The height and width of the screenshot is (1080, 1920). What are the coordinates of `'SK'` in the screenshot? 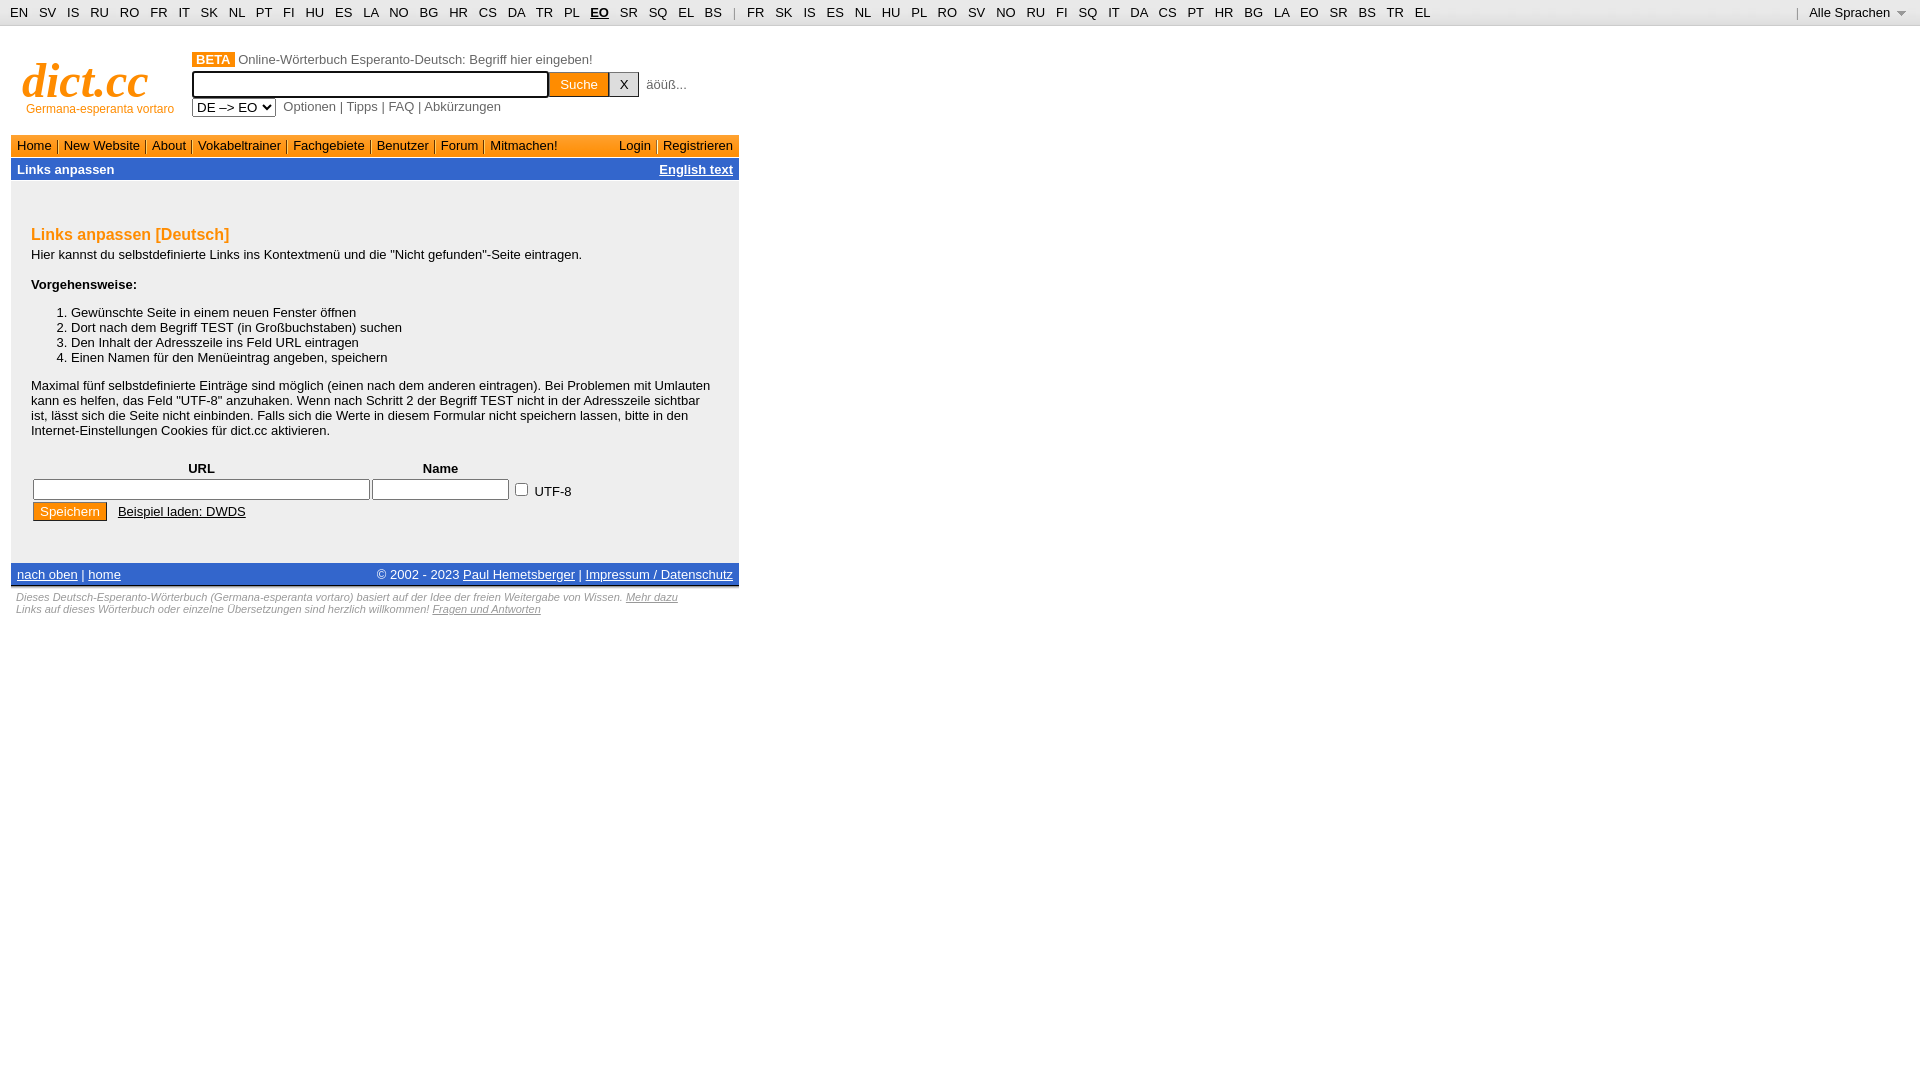 It's located at (773, 12).